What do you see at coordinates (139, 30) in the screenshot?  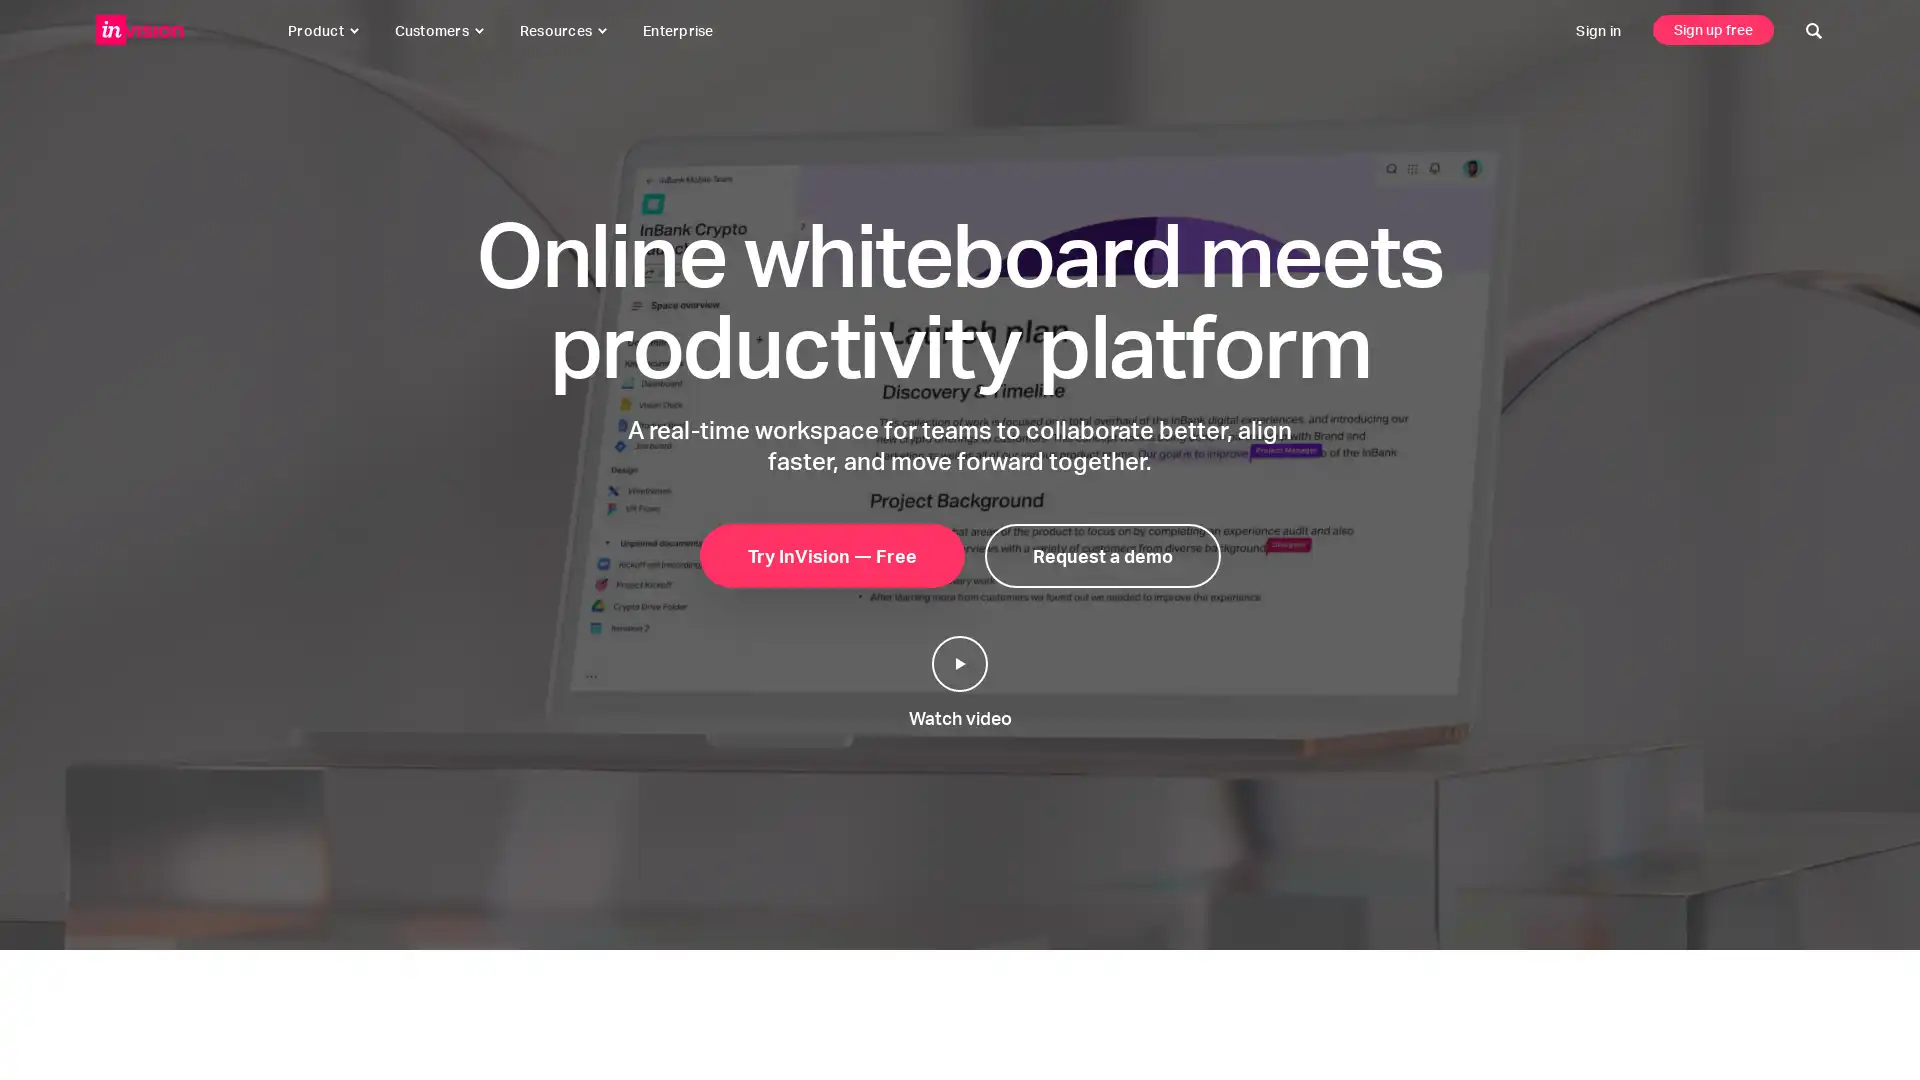 I see `invisionapp, inc.` at bounding box center [139, 30].